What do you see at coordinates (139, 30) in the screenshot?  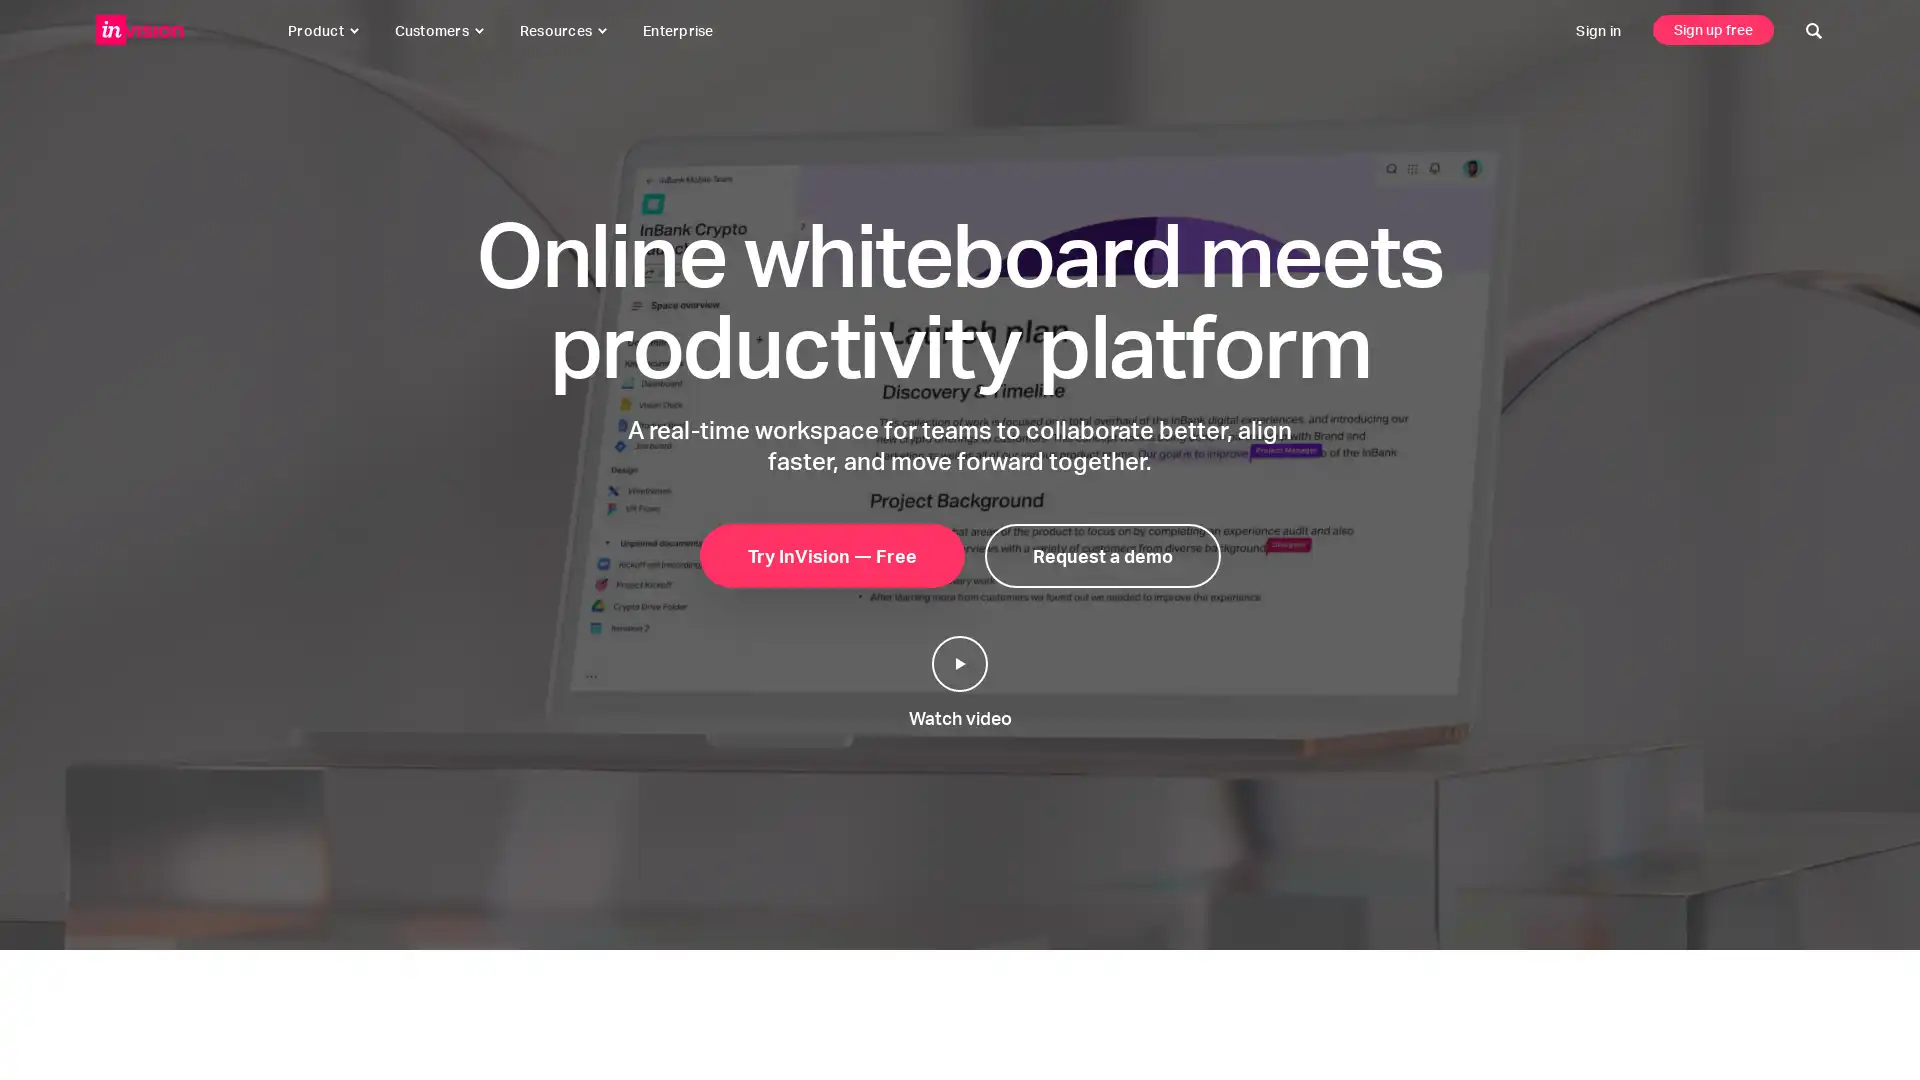 I see `invisionapp, inc.` at bounding box center [139, 30].